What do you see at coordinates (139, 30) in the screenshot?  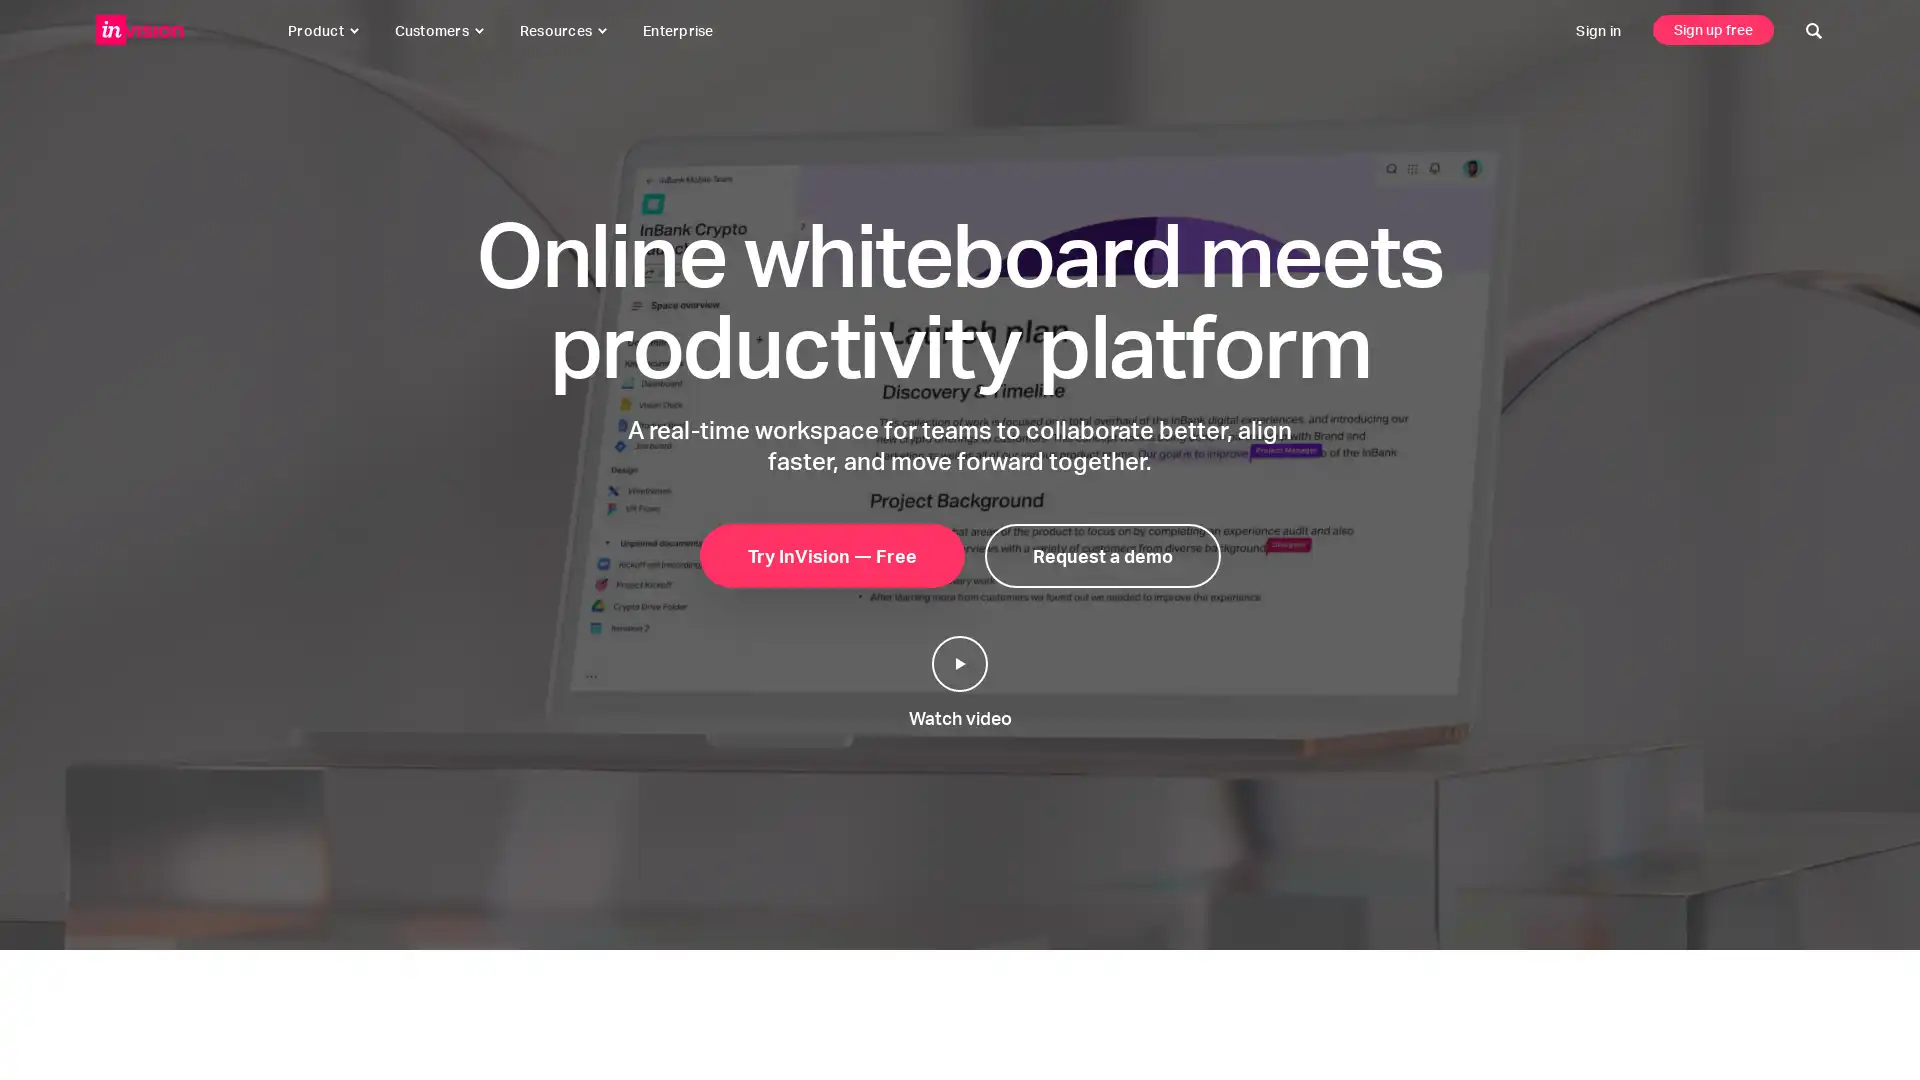 I see `invisionapp, inc.` at bounding box center [139, 30].